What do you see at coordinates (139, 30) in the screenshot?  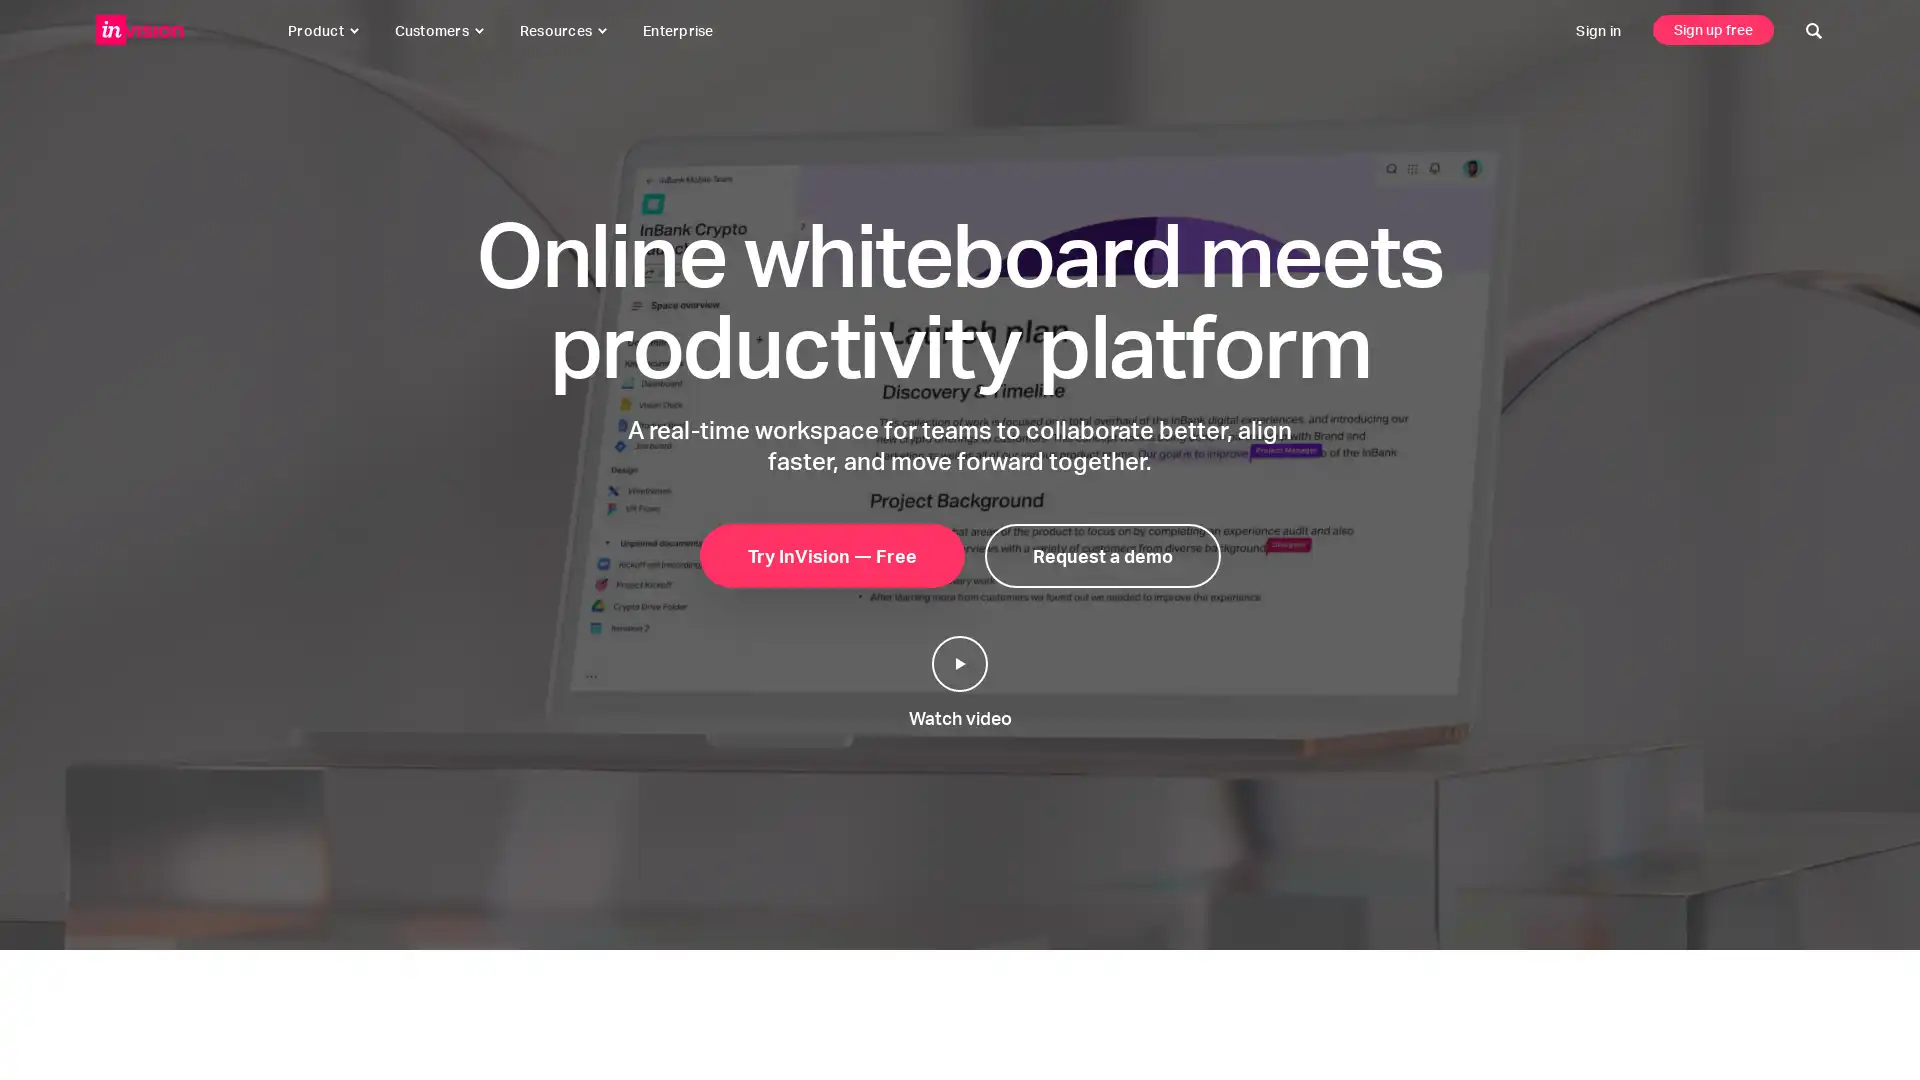 I see `invisionapp, inc.` at bounding box center [139, 30].